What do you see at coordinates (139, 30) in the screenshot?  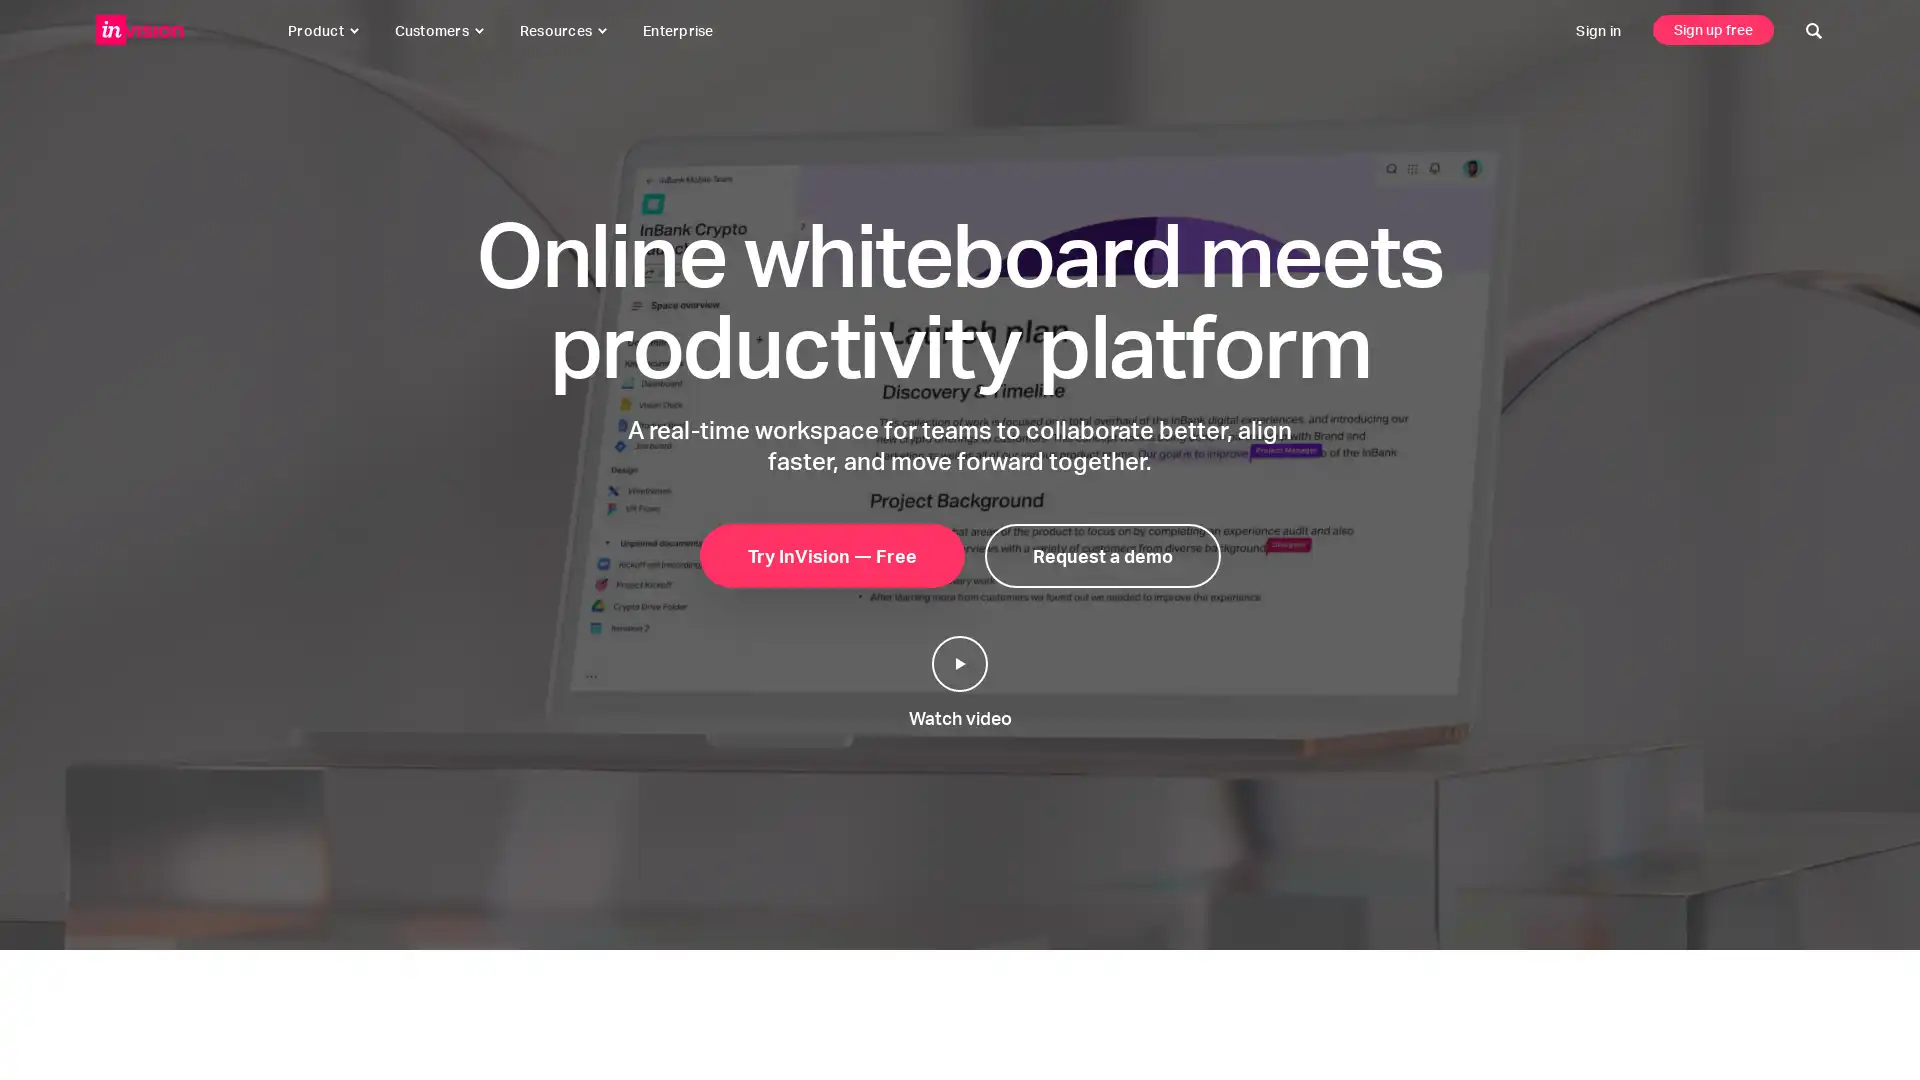 I see `invisionapp, inc.` at bounding box center [139, 30].